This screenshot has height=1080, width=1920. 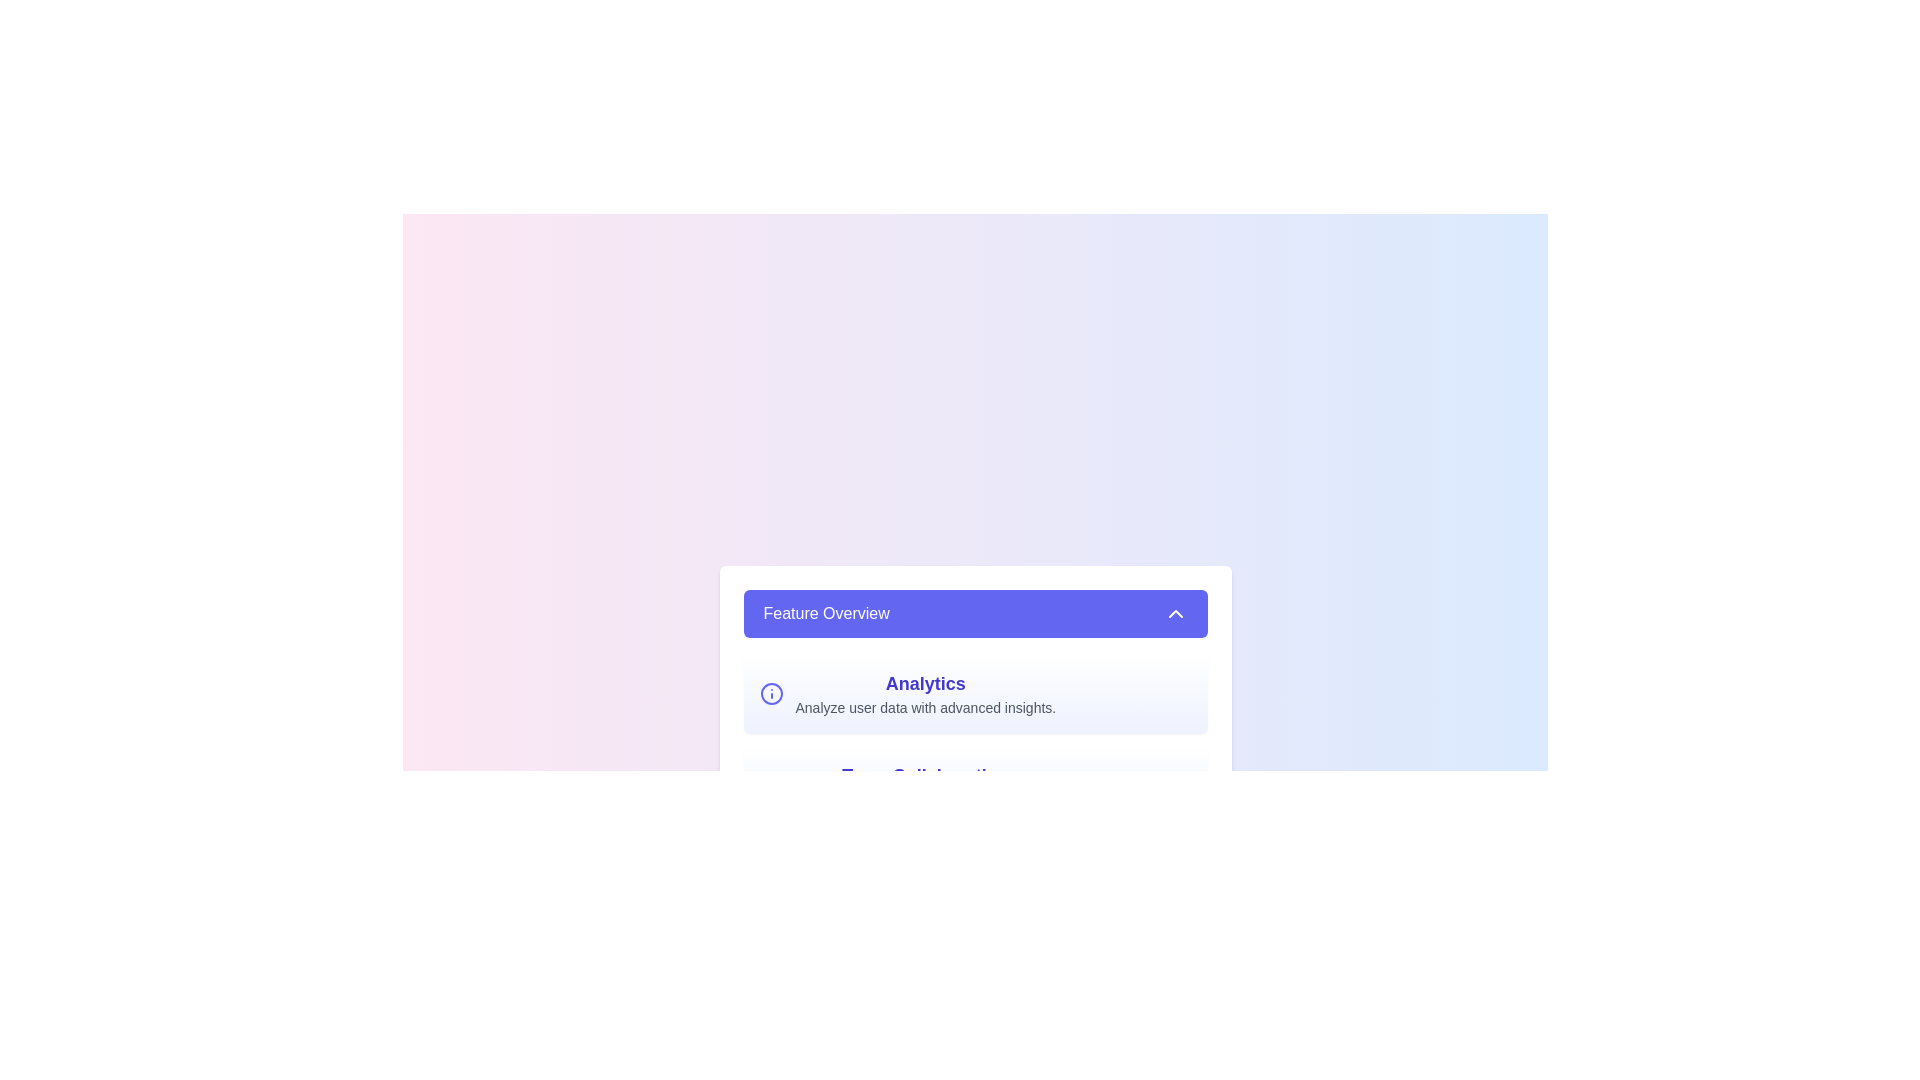 I want to click on the blue and white circular element that is part of the icon located to the left of the 'Analytics' text in the feature overview section, so click(x=770, y=693).